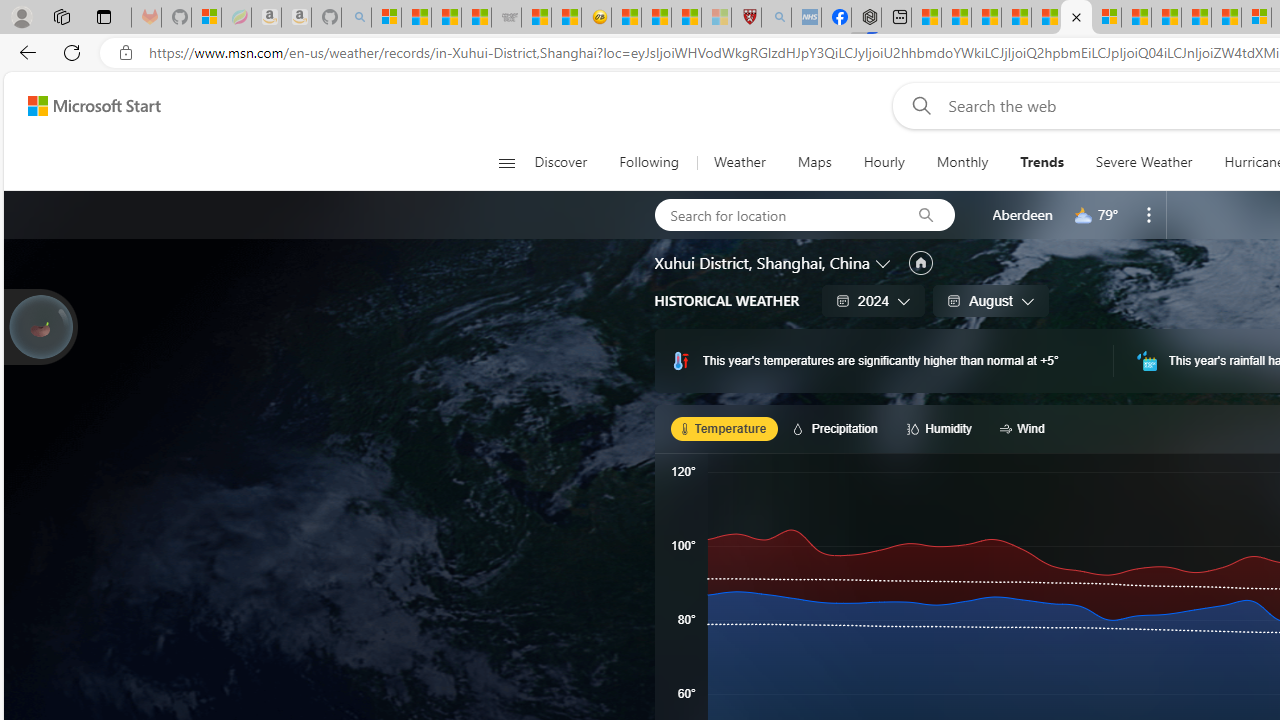 The height and width of the screenshot is (720, 1280). I want to click on 'Join us in planting real trees to help our planet!', so click(40, 326).